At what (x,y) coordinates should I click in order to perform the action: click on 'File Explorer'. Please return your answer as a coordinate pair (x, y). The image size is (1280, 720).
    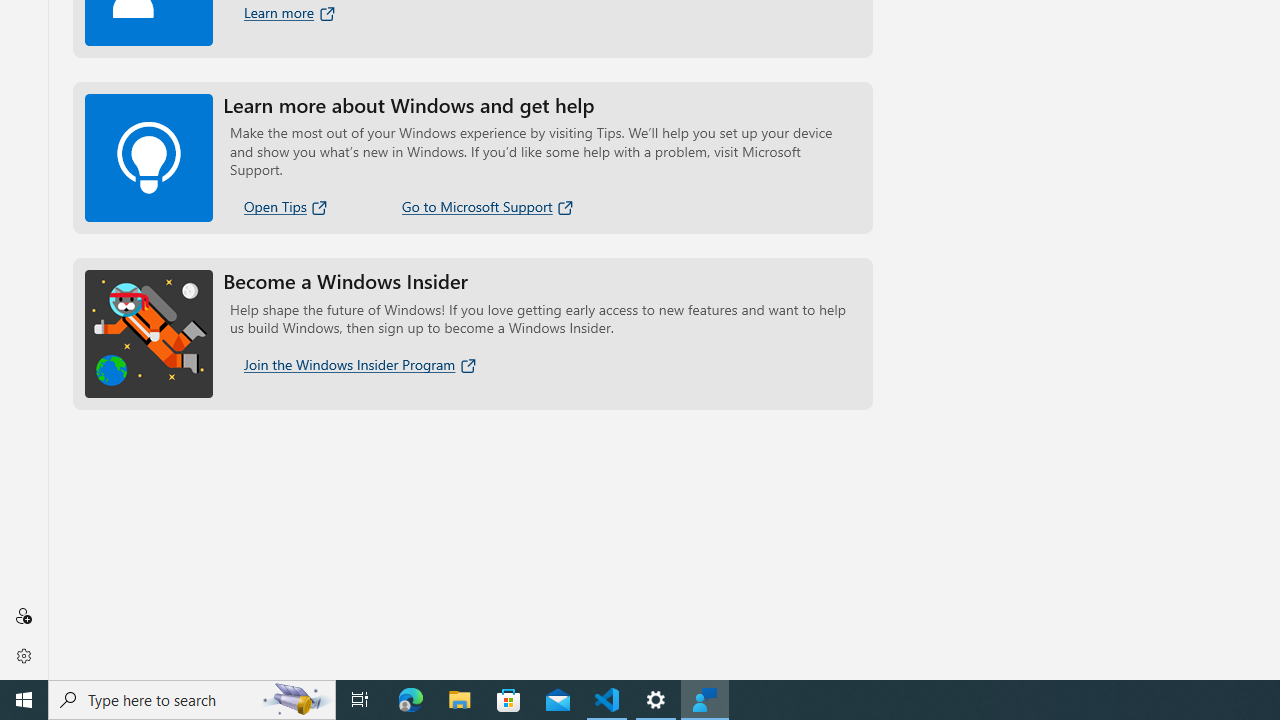
    Looking at the image, I should click on (459, 698).